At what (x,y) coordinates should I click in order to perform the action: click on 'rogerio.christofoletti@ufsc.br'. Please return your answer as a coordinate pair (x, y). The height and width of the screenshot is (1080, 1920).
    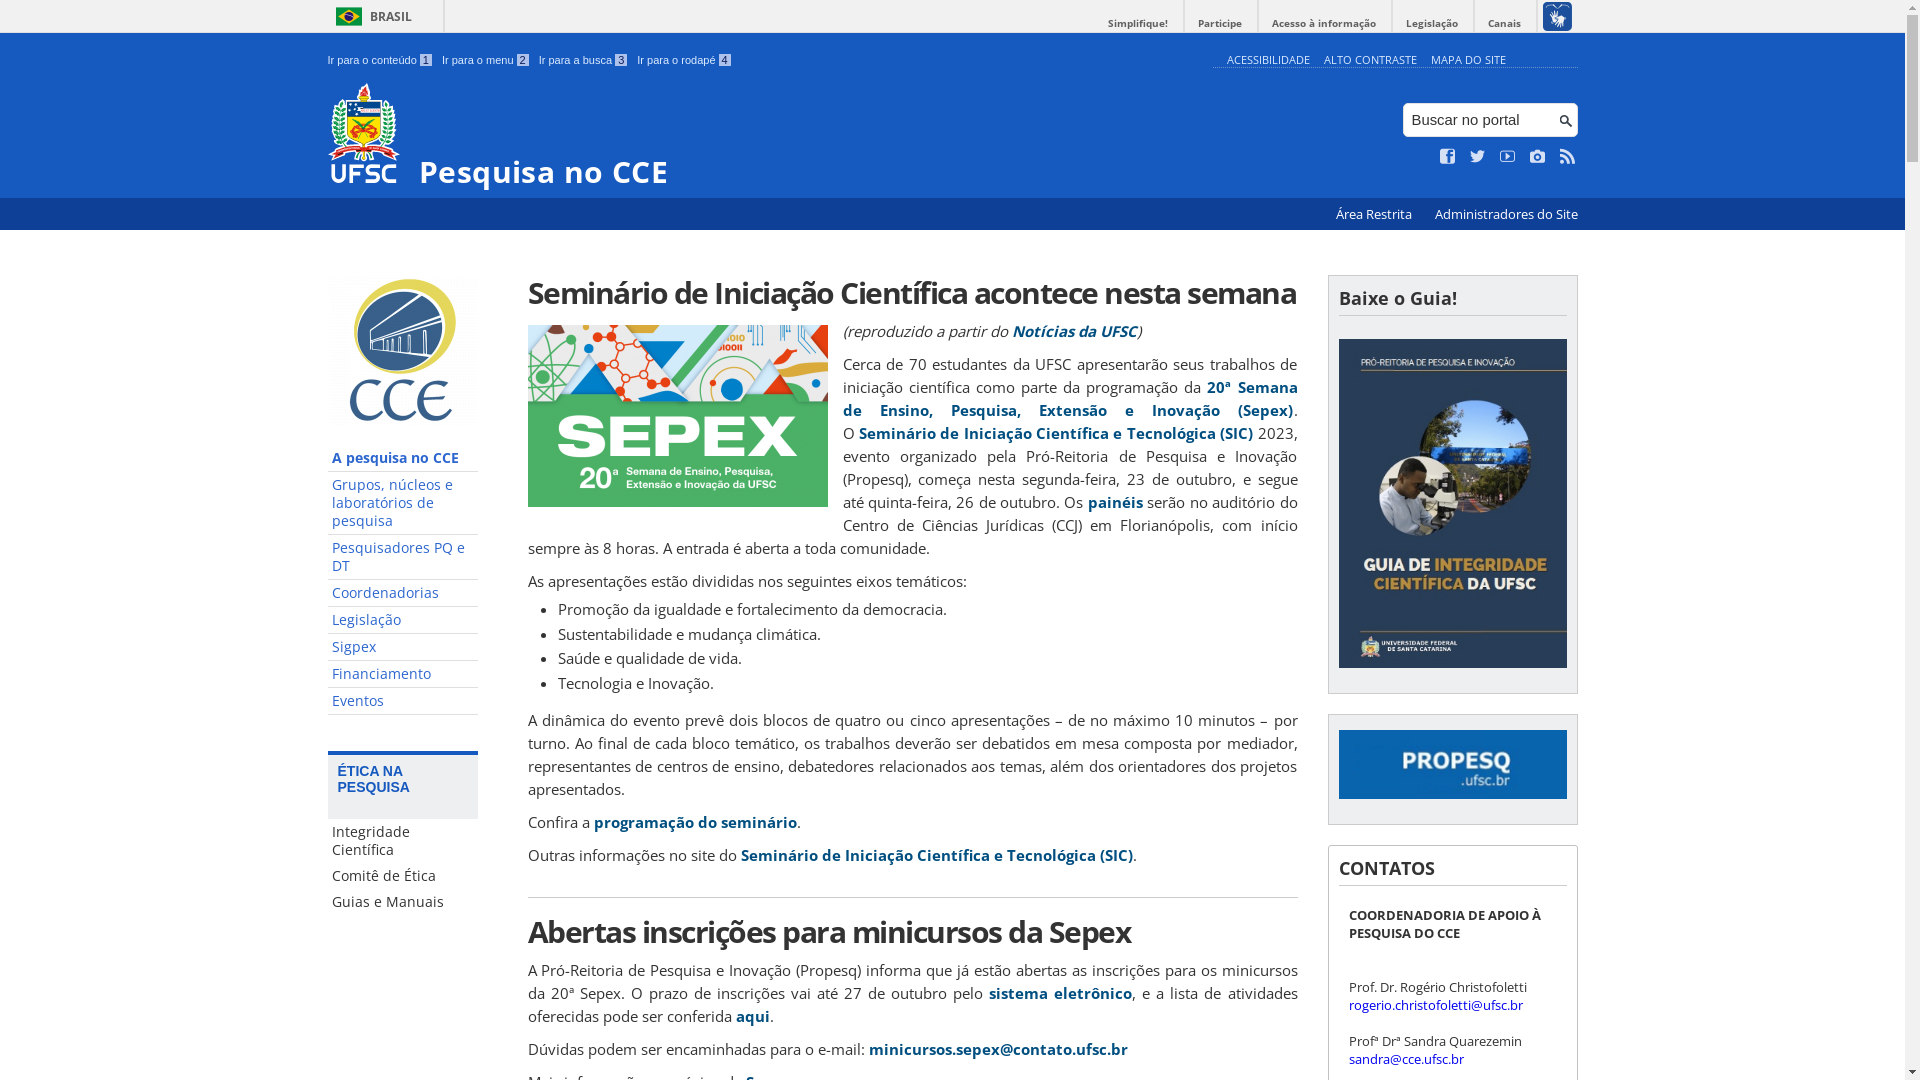
    Looking at the image, I should click on (1434, 1005).